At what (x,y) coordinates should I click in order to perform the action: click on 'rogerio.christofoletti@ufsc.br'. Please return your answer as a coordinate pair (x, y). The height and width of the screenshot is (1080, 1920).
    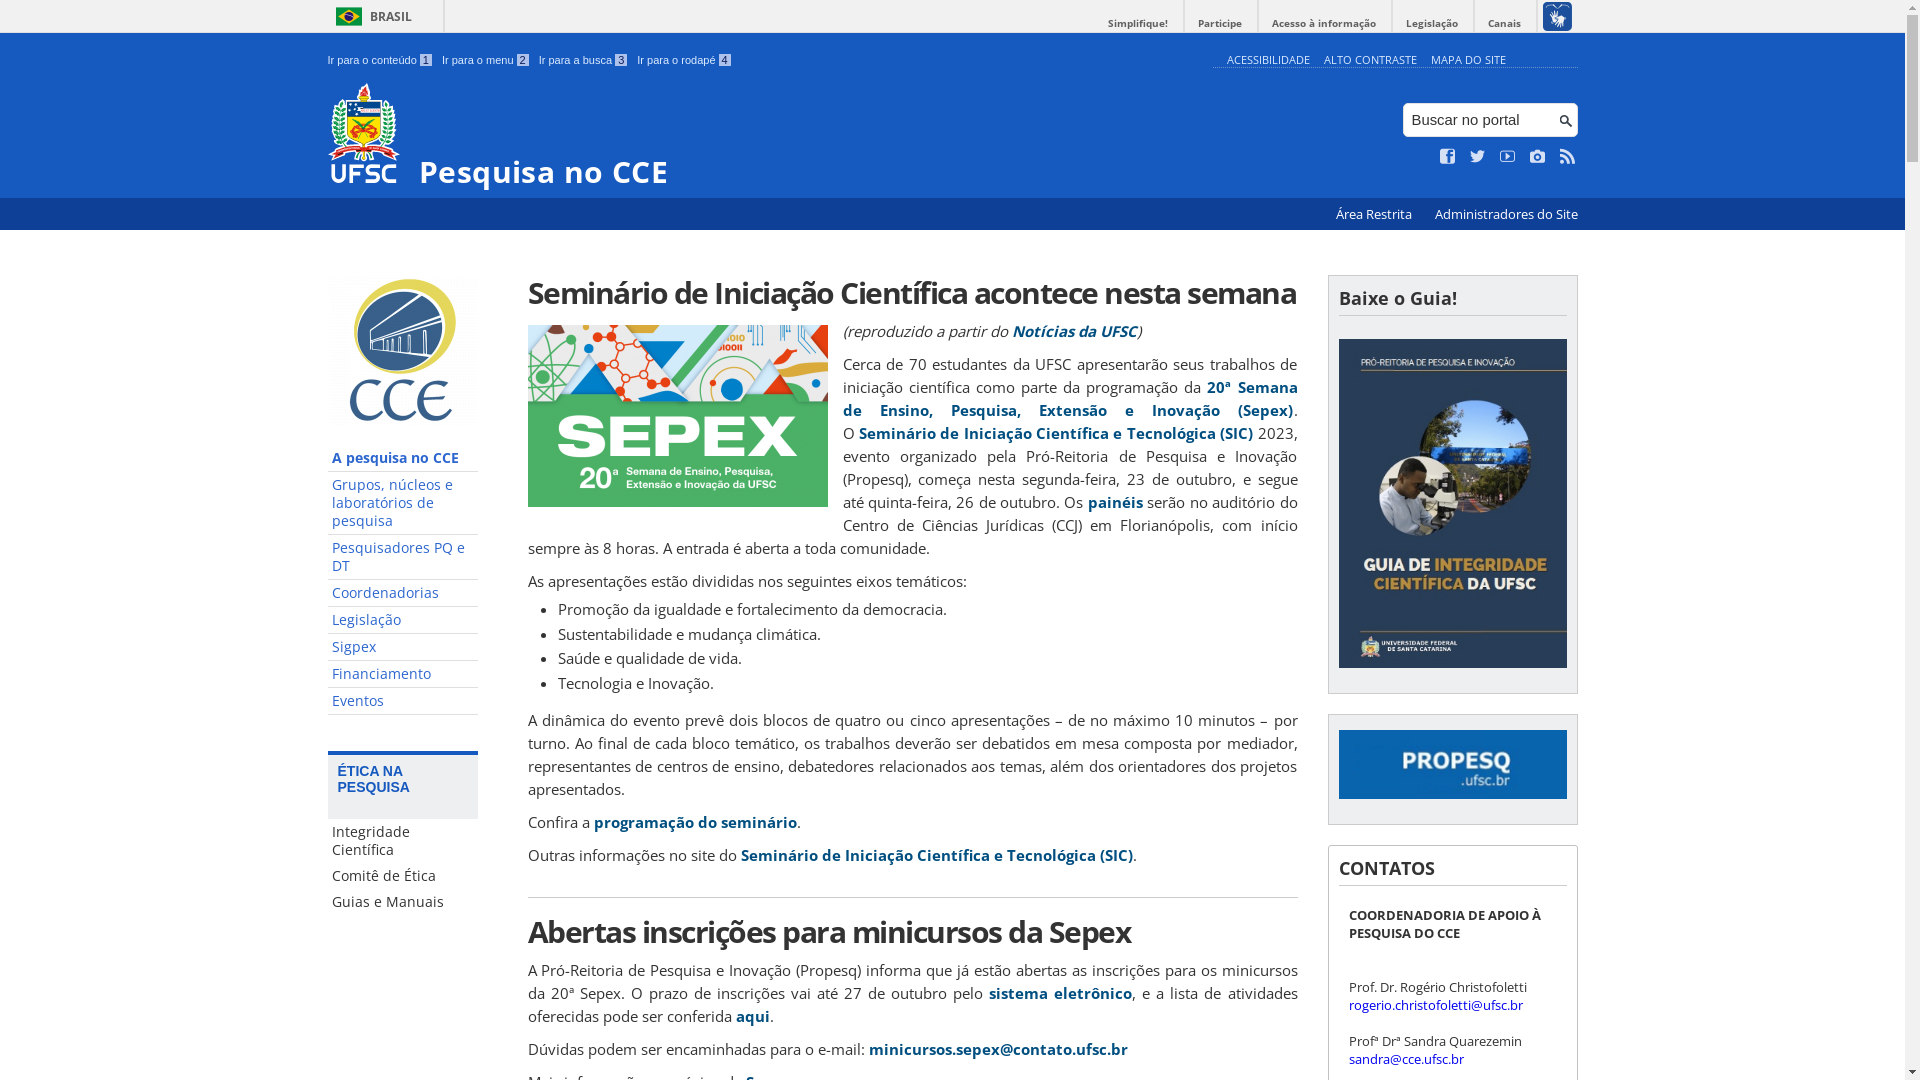
    Looking at the image, I should click on (1434, 1005).